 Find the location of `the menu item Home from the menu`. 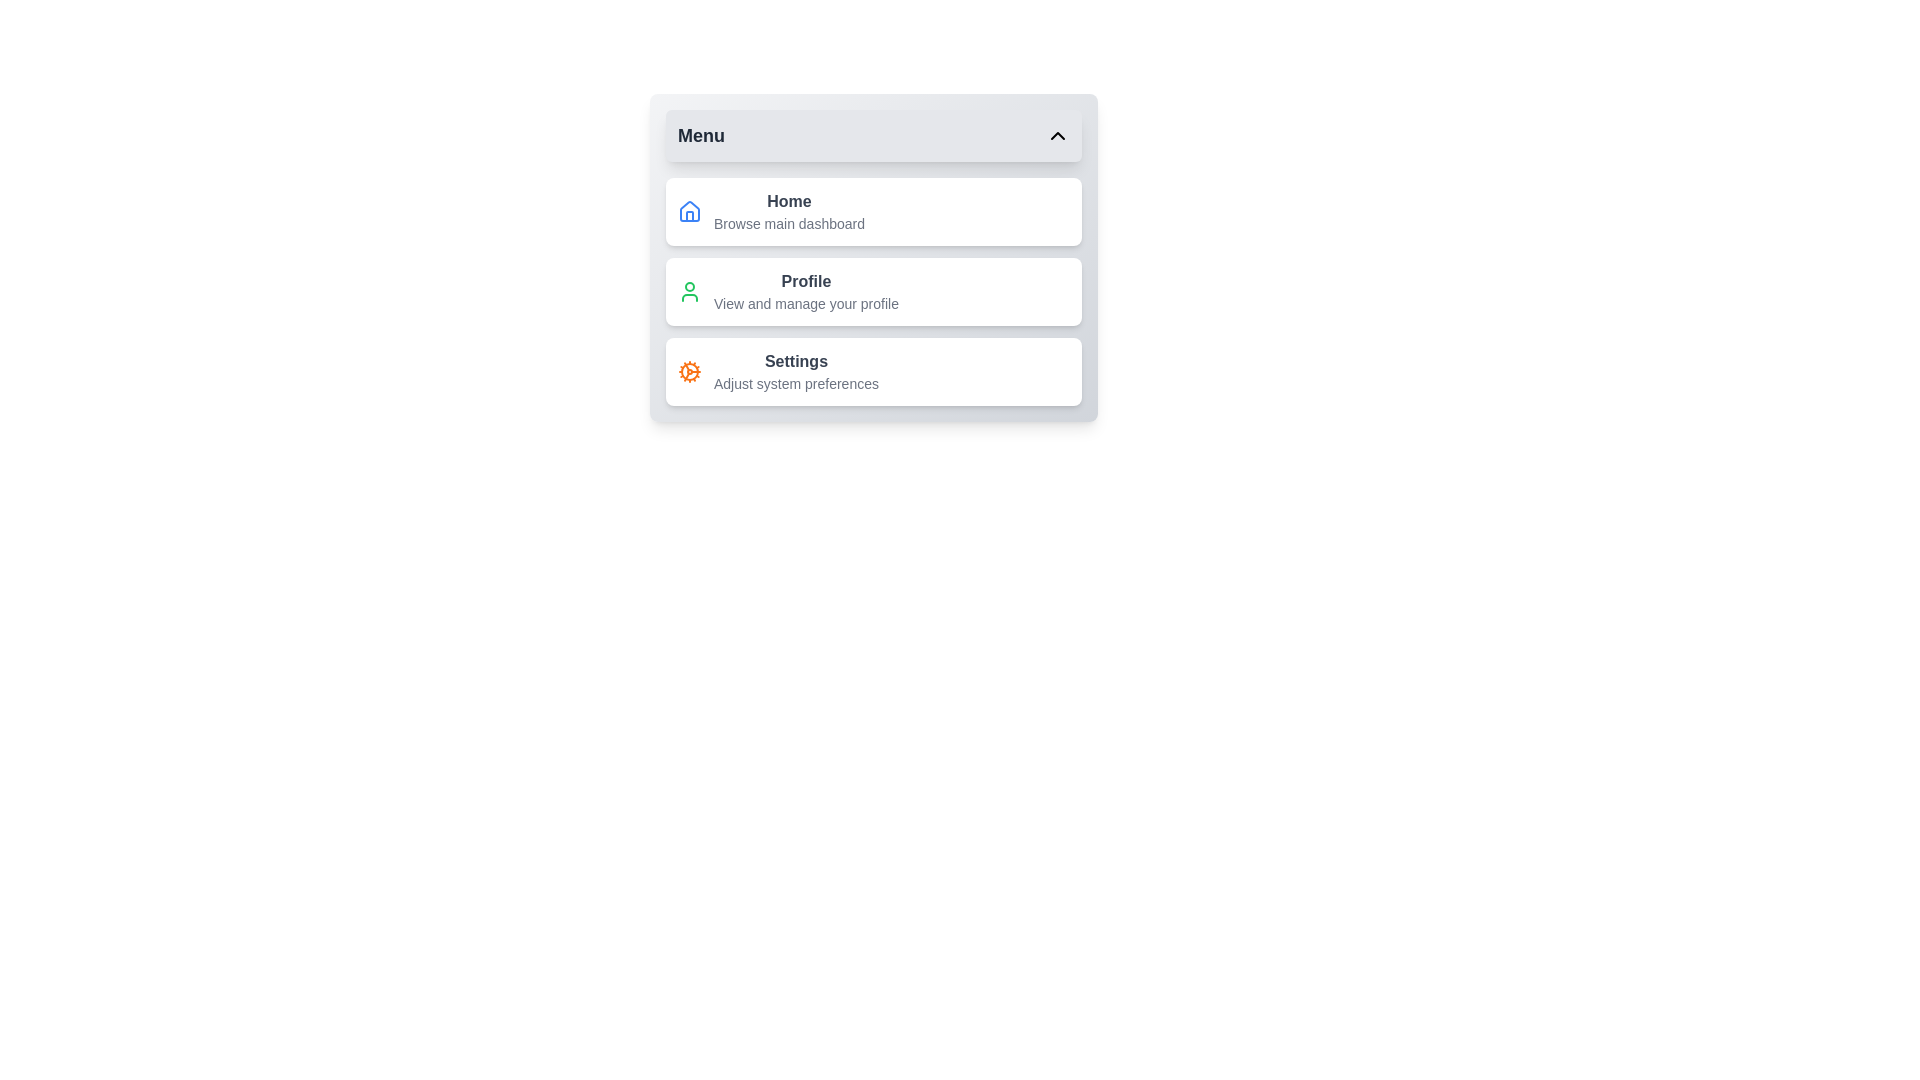

the menu item Home from the menu is located at coordinates (873, 212).